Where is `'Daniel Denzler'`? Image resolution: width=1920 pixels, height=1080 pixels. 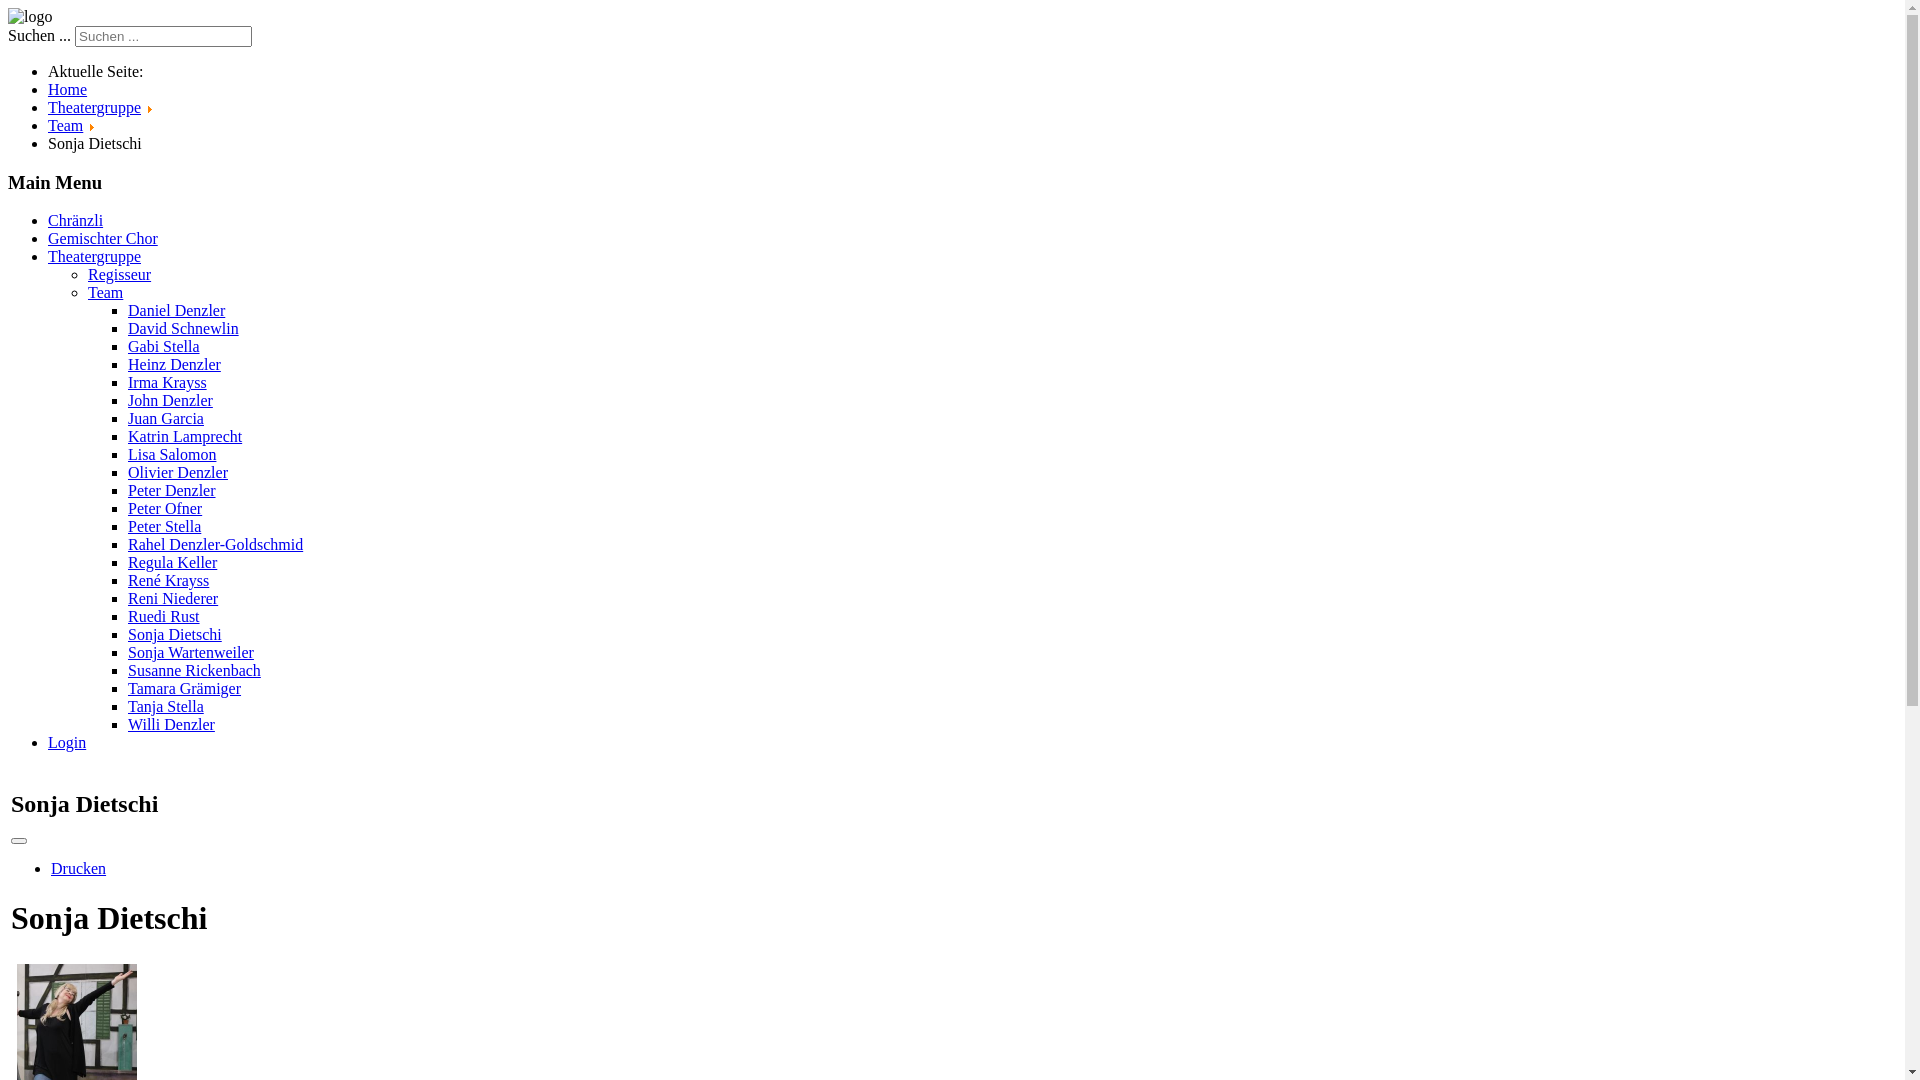
'Daniel Denzler' is located at coordinates (176, 310).